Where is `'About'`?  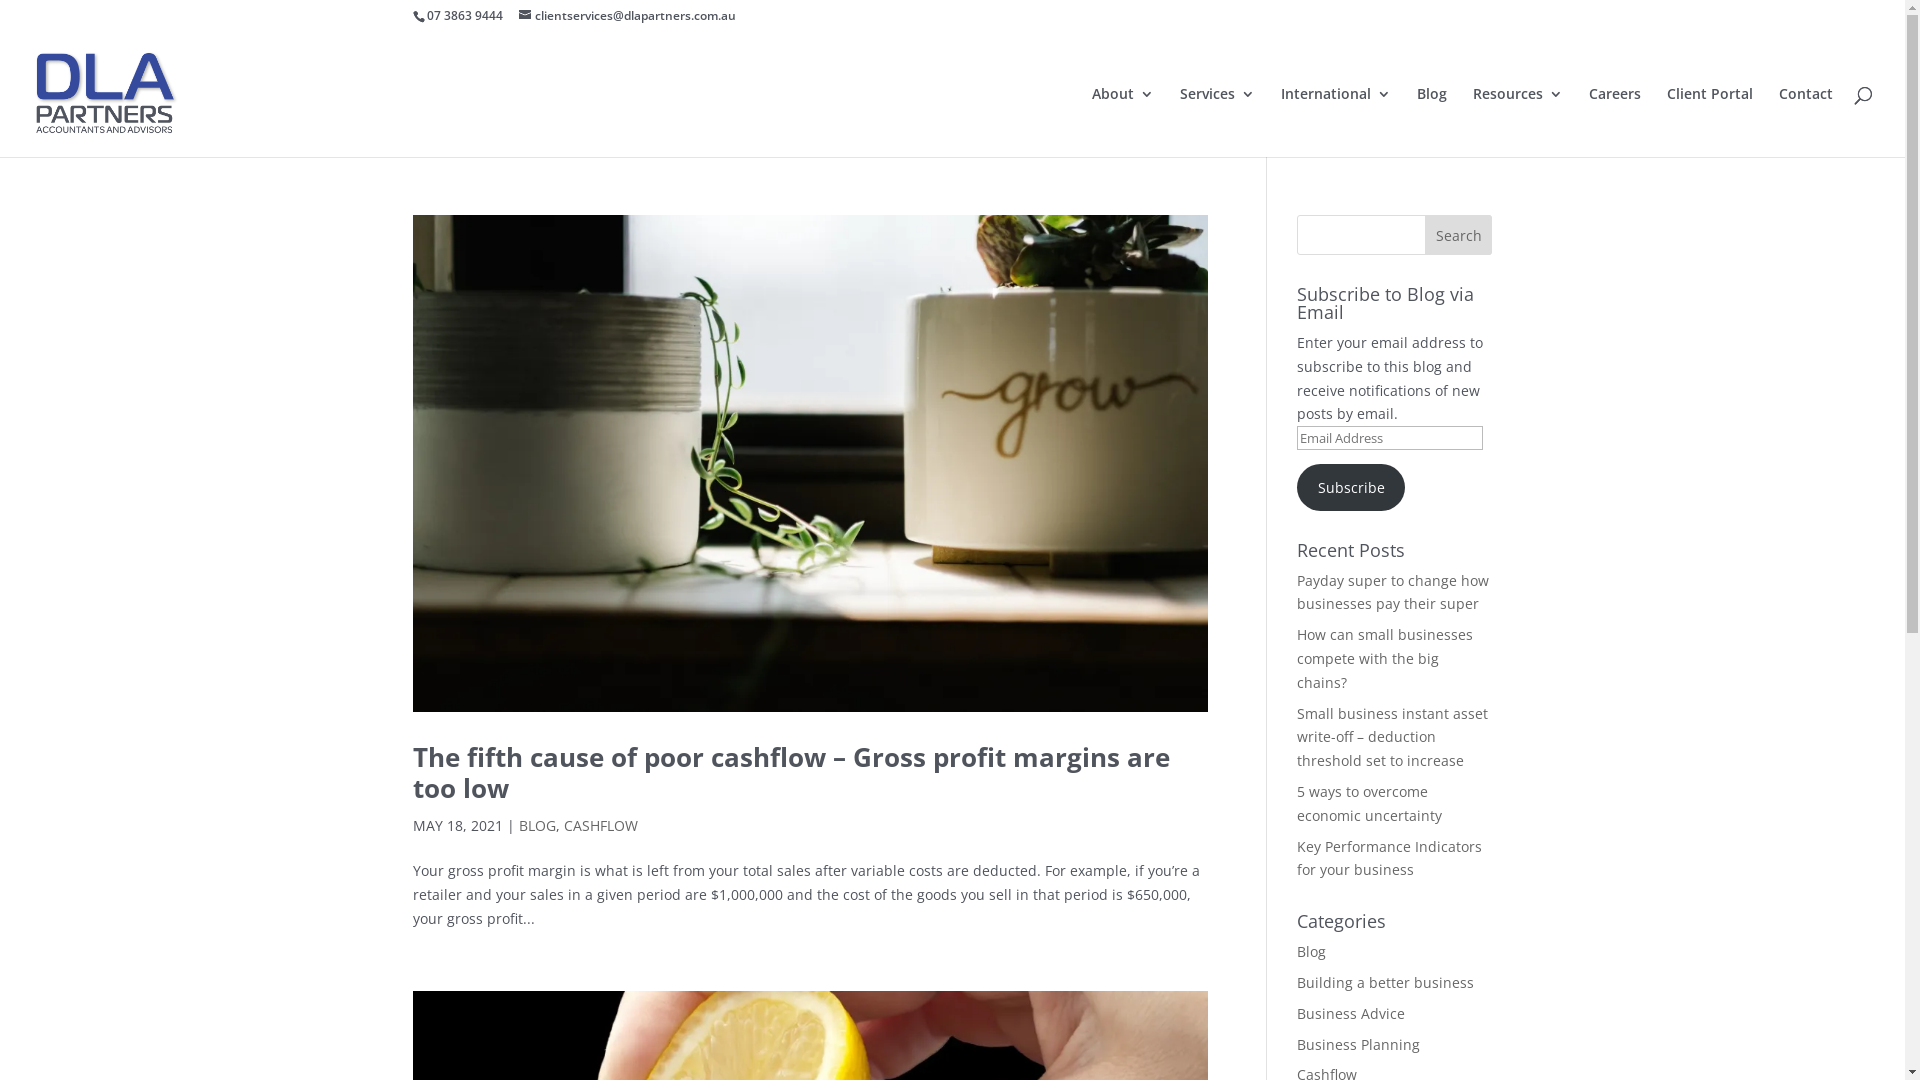
'About' is located at coordinates (1123, 122).